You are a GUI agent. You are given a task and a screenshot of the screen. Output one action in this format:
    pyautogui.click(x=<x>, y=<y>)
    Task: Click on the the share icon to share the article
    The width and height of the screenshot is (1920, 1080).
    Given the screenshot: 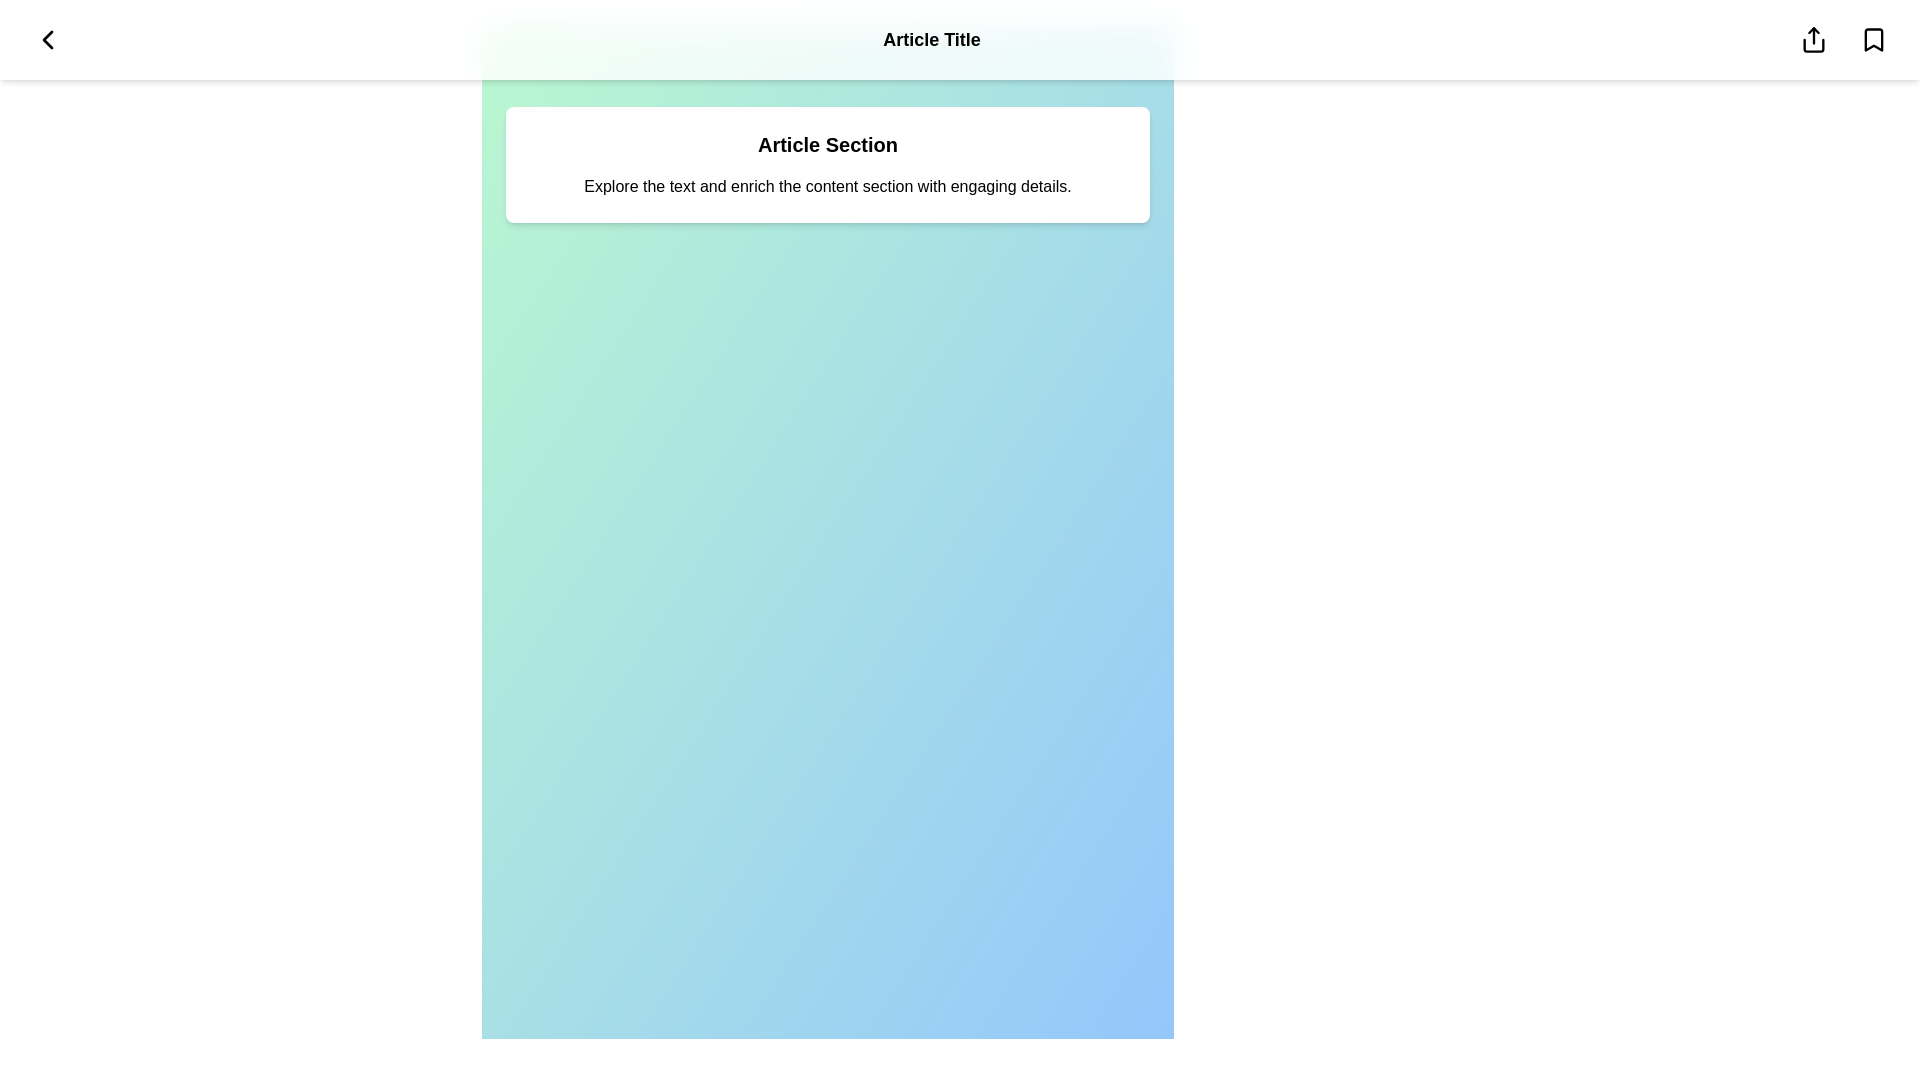 What is the action you would take?
    pyautogui.click(x=1814, y=39)
    